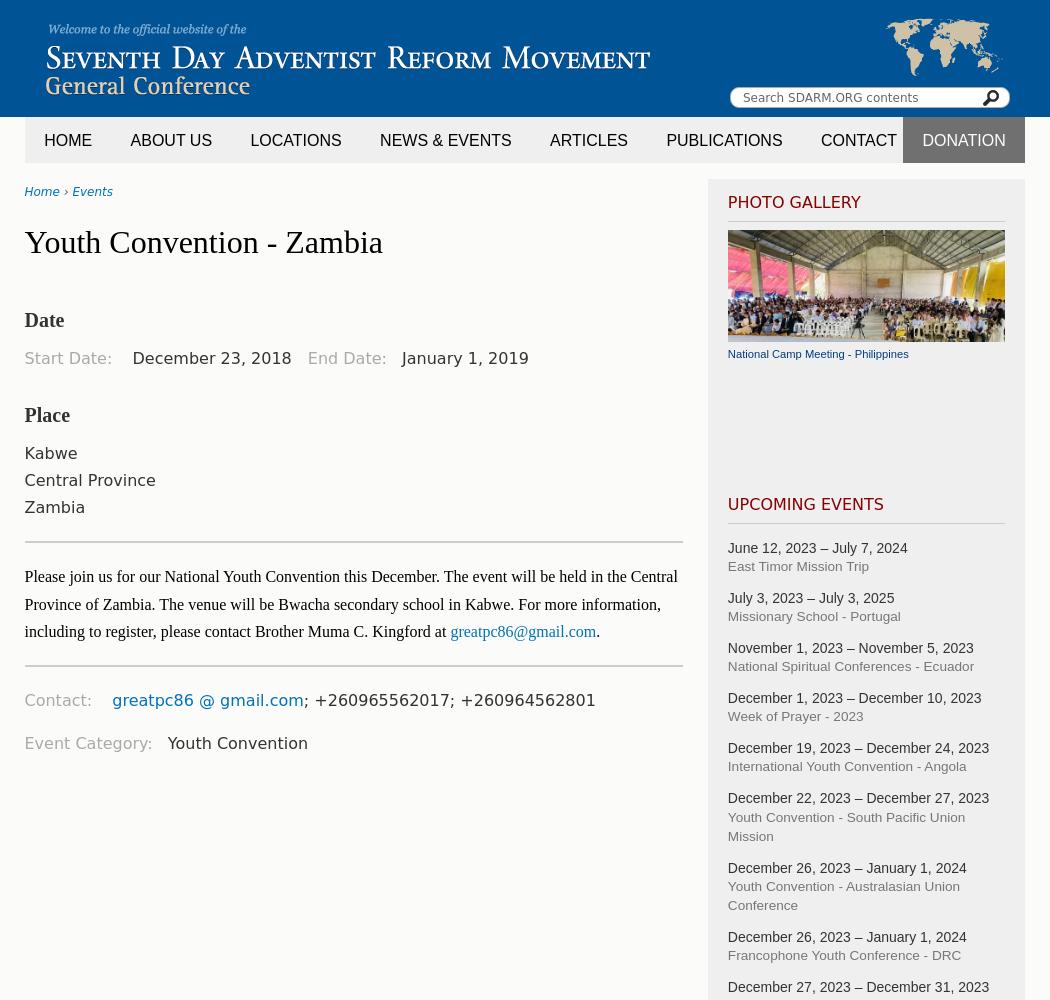 The height and width of the screenshot is (1000, 1050). Describe the element at coordinates (788, 747) in the screenshot. I see `'December 19, 2023'` at that location.